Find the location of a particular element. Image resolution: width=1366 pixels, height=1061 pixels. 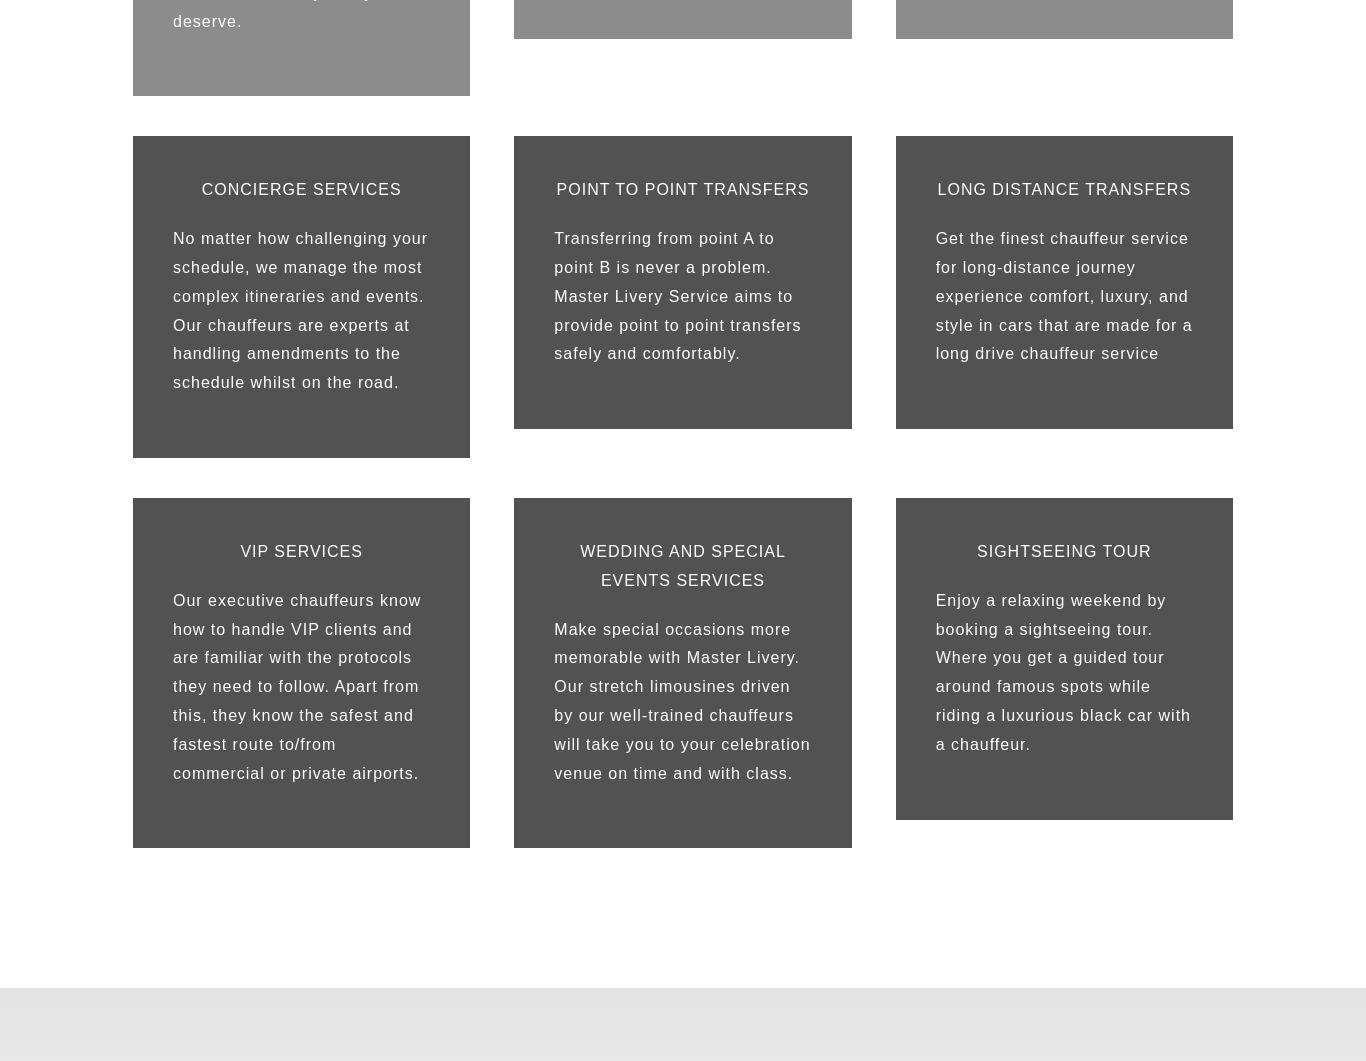

'Get the finest chauffeur service for long-distance journey experience comfort, luxury, and style in cars that are made for a long drive chauffeur service' is located at coordinates (1062, 295).